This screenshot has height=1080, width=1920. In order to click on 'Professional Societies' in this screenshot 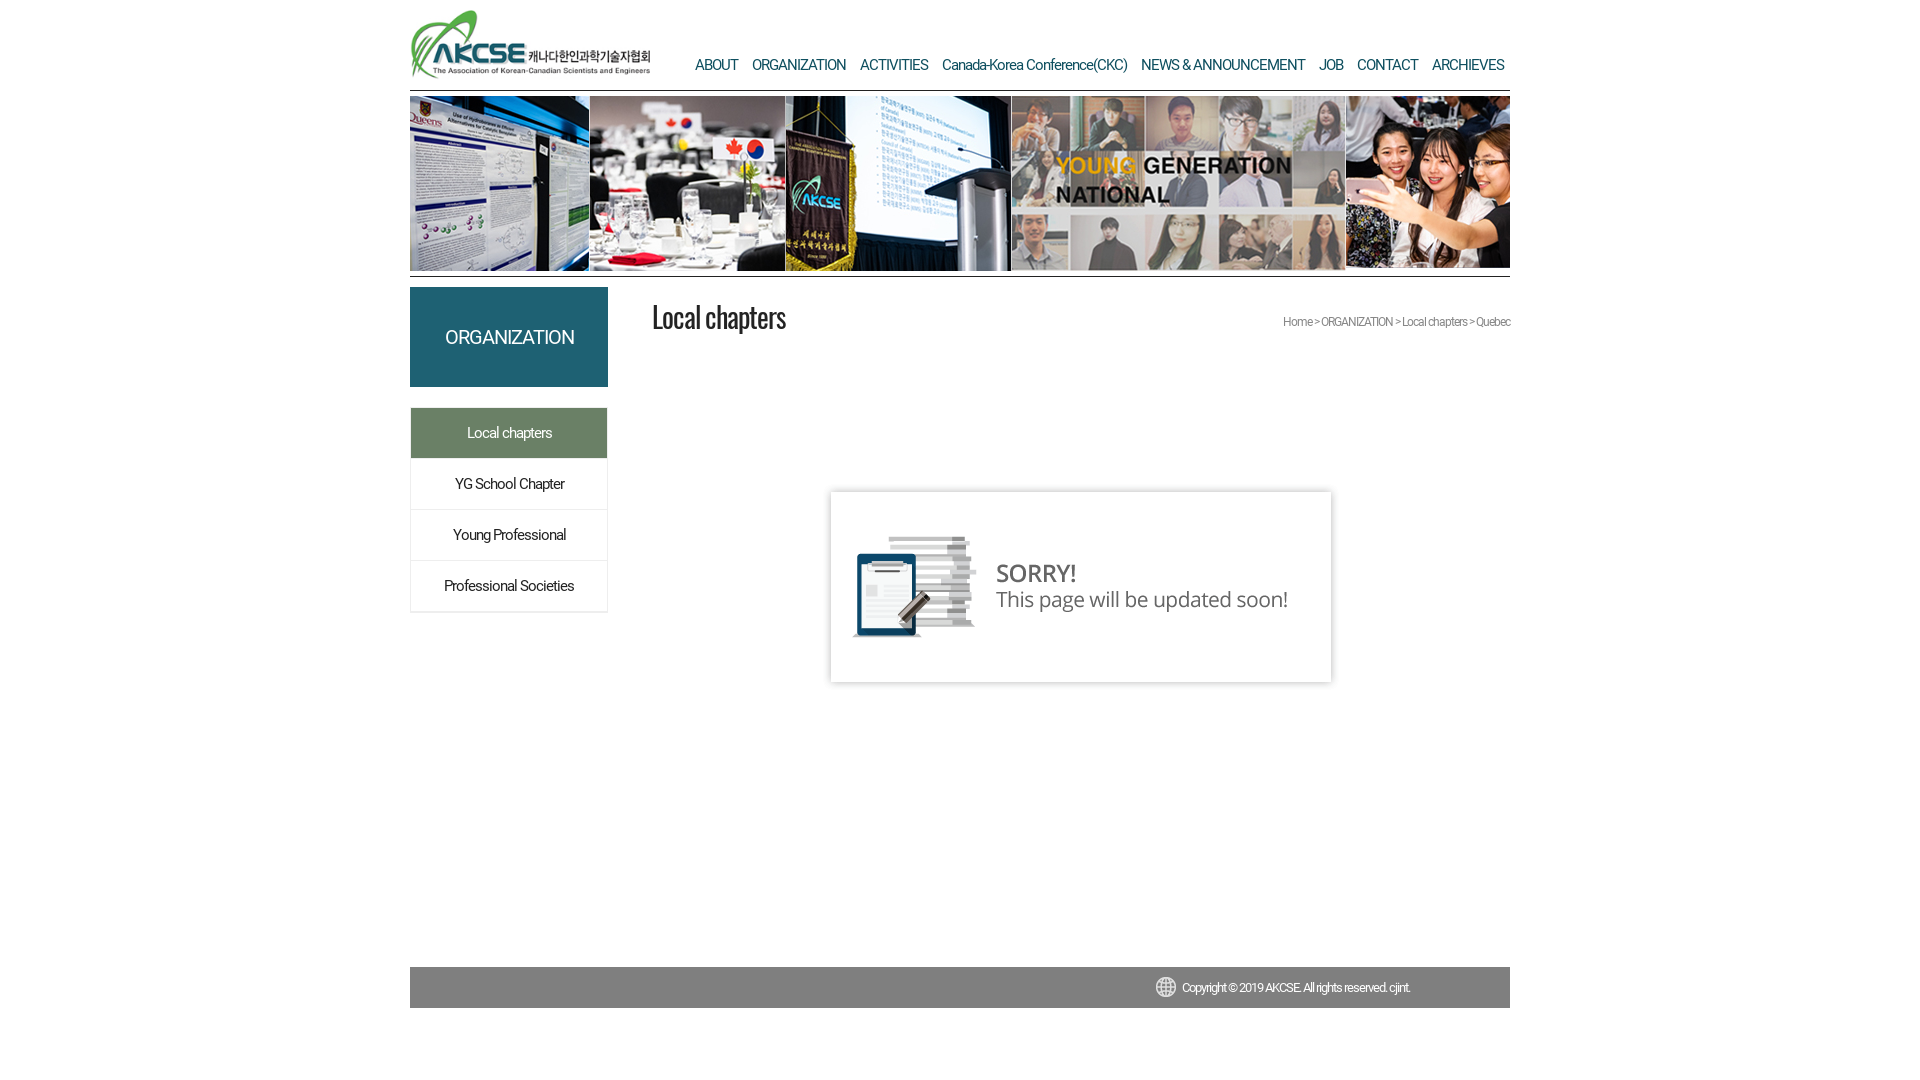, I will do `click(508, 585)`.